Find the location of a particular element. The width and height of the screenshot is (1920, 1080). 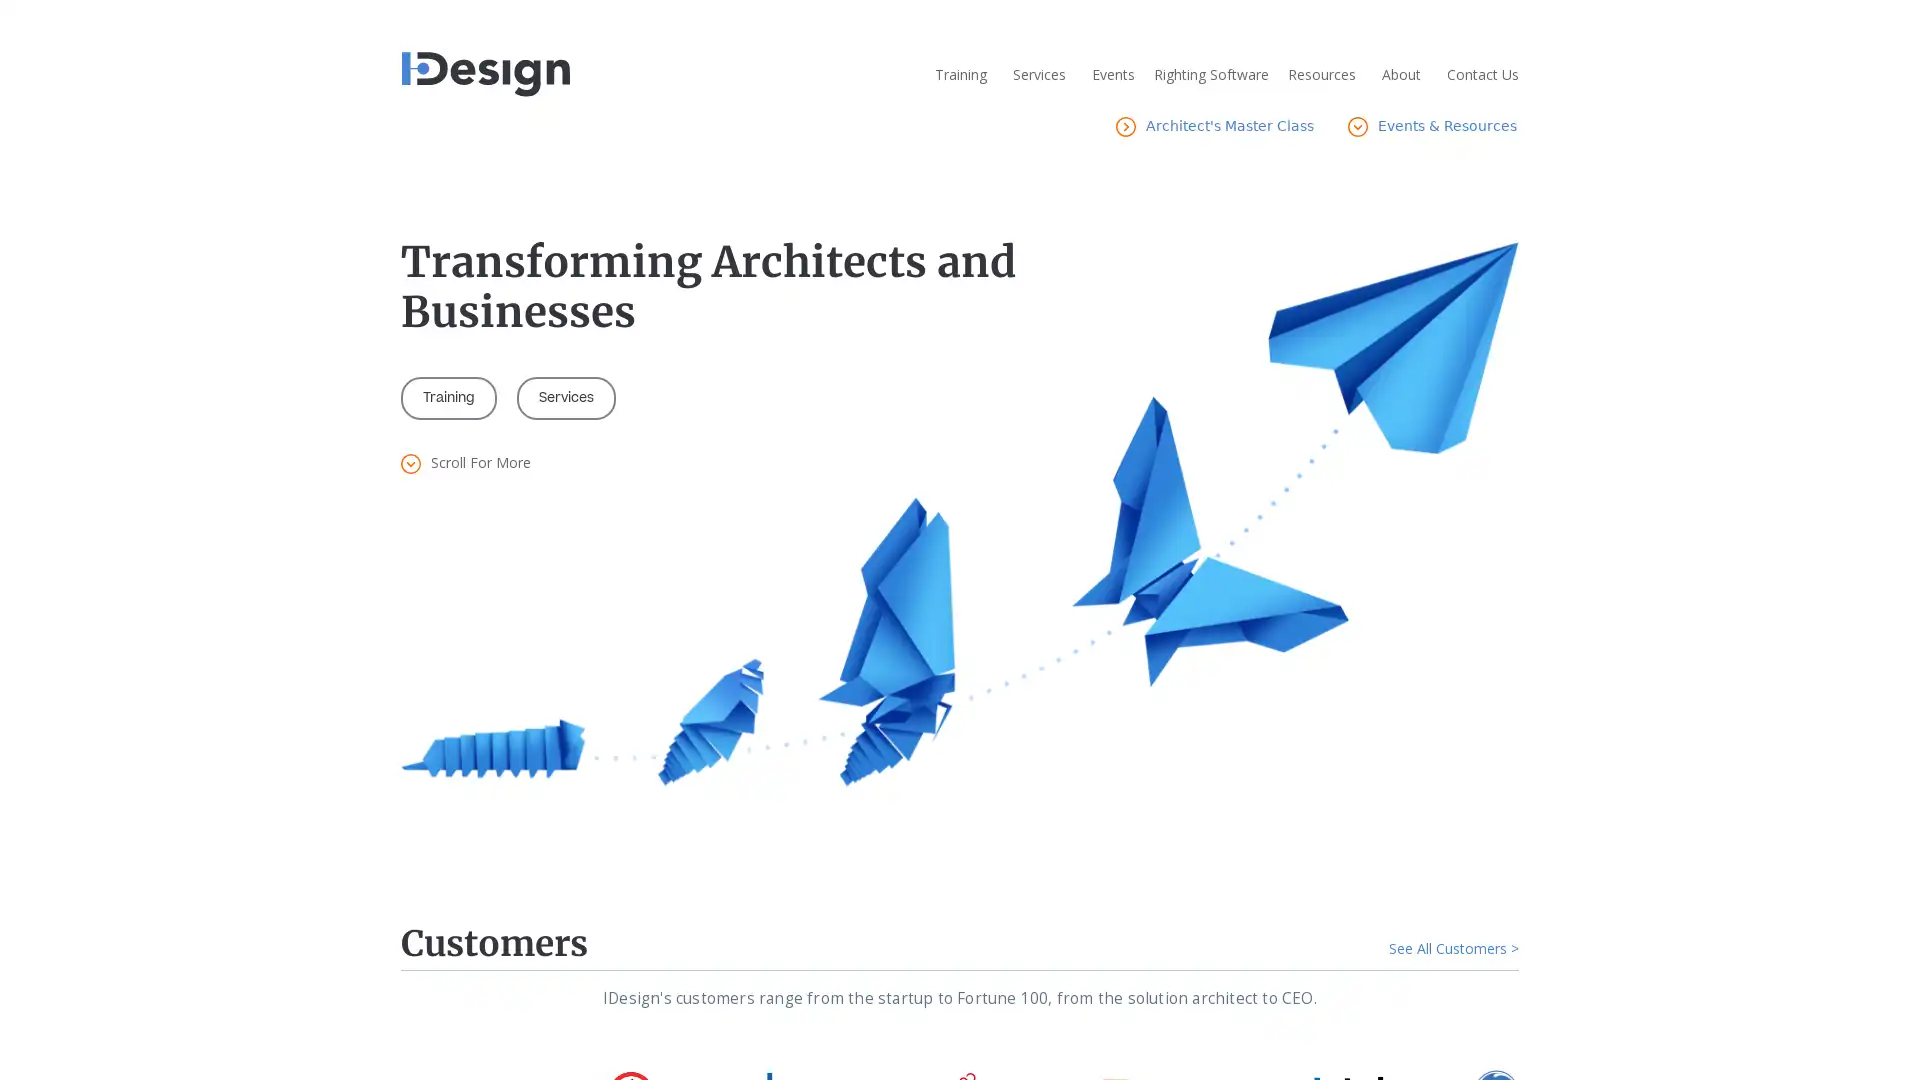

Training is located at coordinates (448, 397).